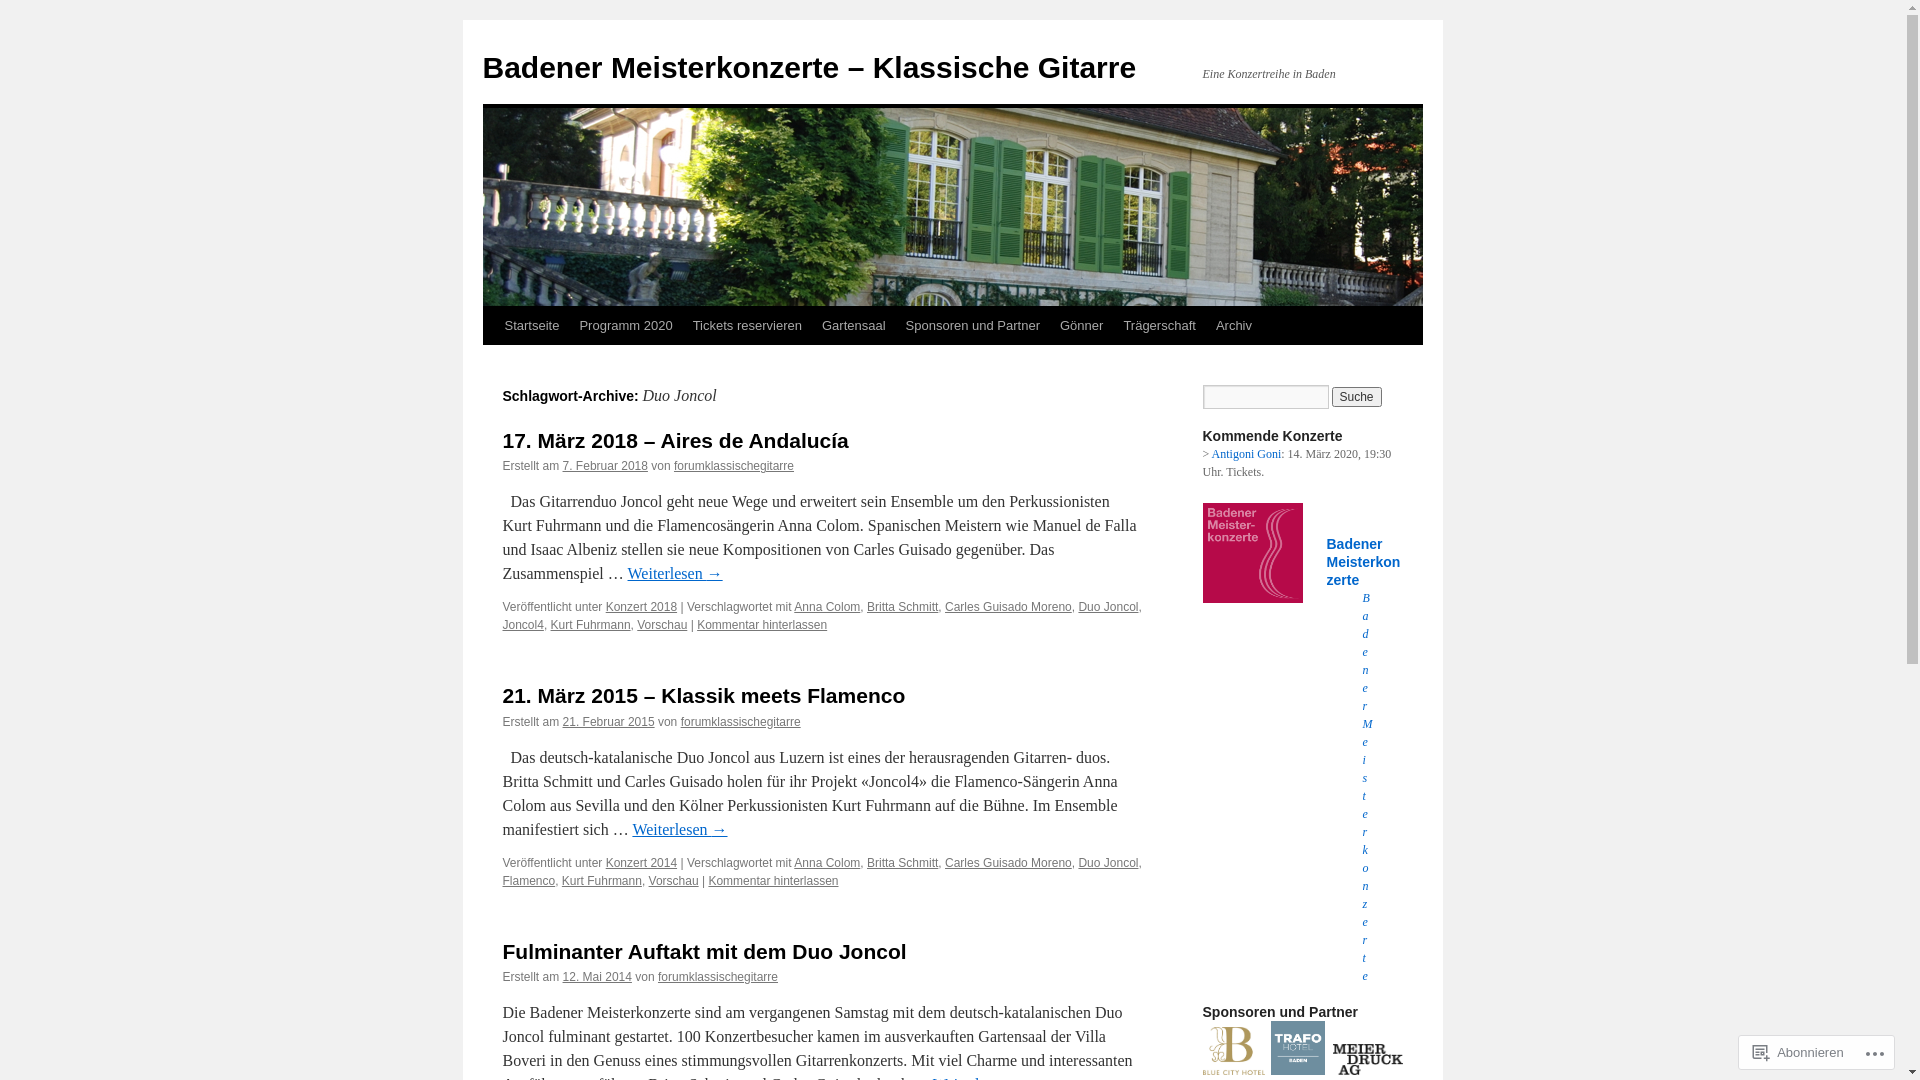 The height and width of the screenshot is (1080, 1920). What do you see at coordinates (746, 325) in the screenshot?
I see `'Tickets reservieren'` at bounding box center [746, 325].